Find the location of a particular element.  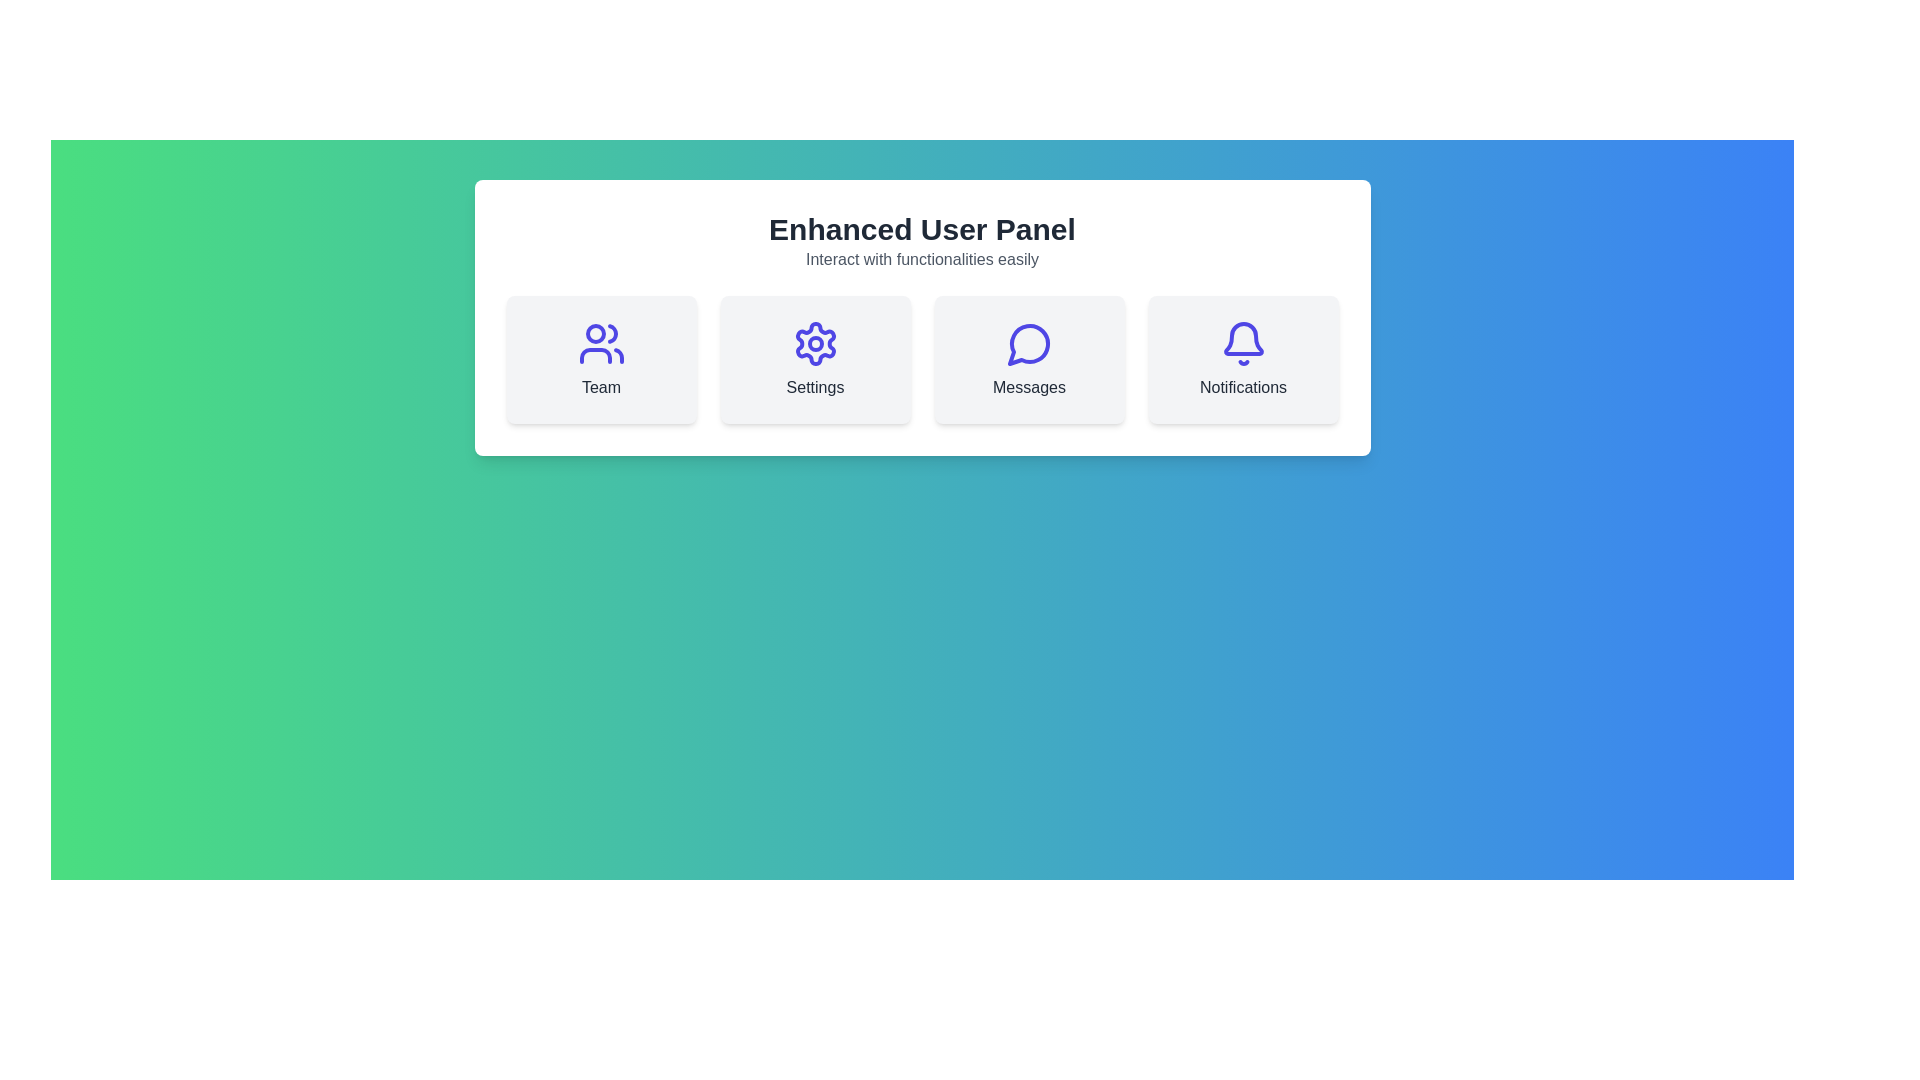

text of the Text Label situated directly underneath the bold header 'Enhanced User Panel' is located at coordinates (921, 258).